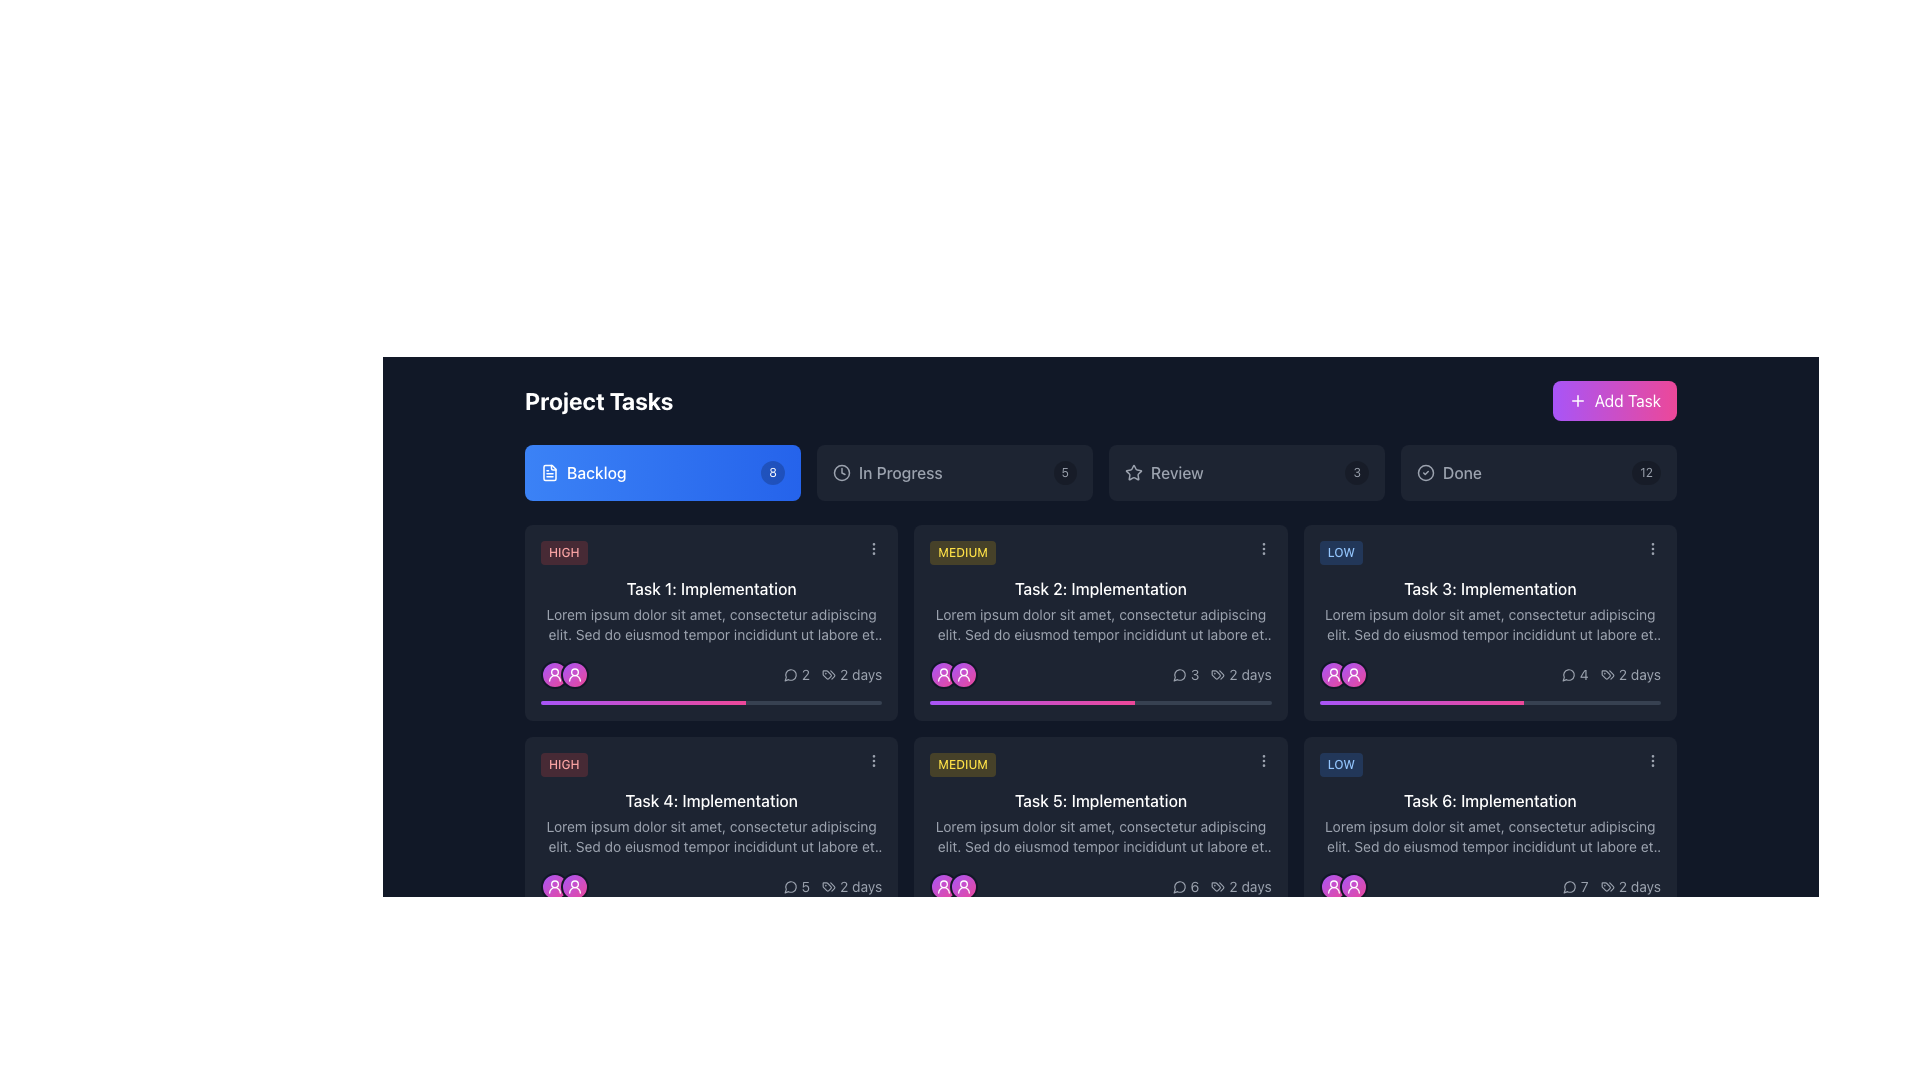 The width and height of the screenshot is (1920, 1080). What do you see at coordinates (563, 764) in the screenshot?
I see `the 'HIGH' priority label located in the lower left corner of the 'Task 4: Implementation' card, which is positioned above the card's text content` at bounding box center [563, 764].